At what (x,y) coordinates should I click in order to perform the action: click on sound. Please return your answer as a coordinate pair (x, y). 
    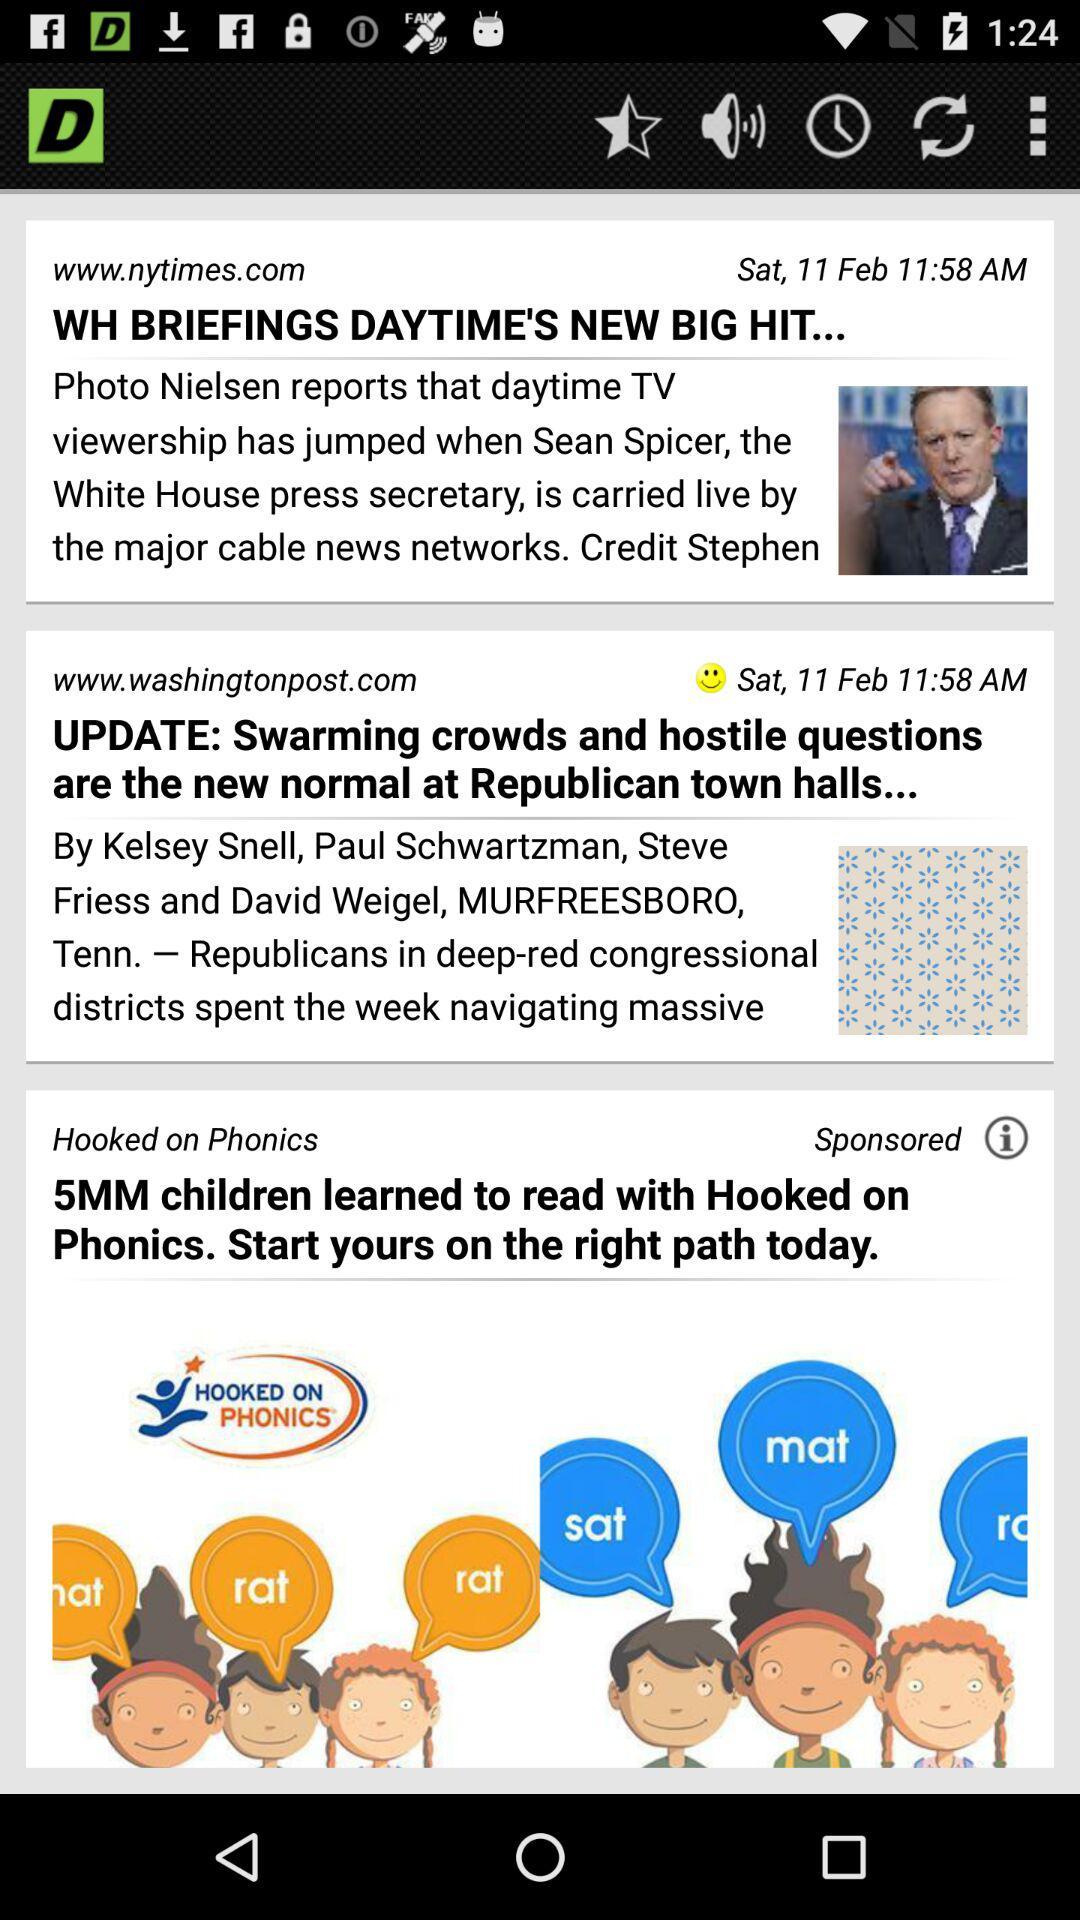
    Looking at the image, I should click on (733, 124).